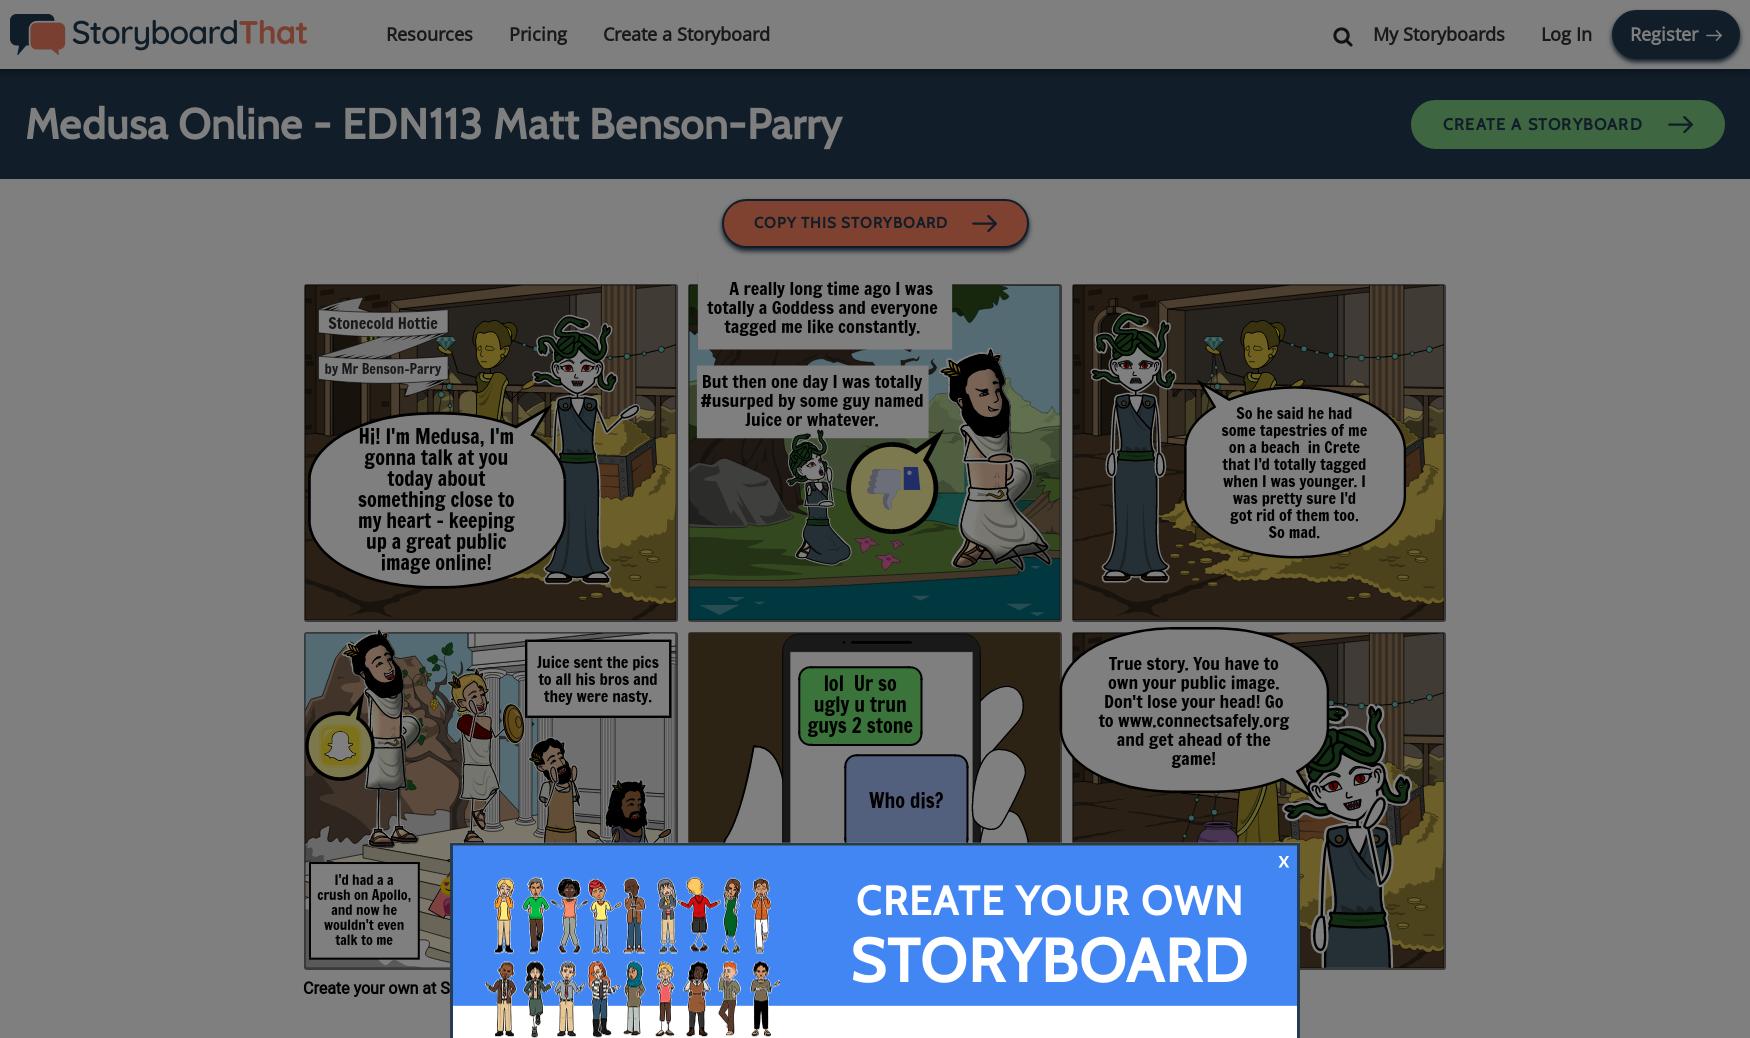 The height and width of the screenshot is (1038, 1750). Describe the element at coordinates (1048, 959) in the screenshot. I see `'Storyboard'` at that location.